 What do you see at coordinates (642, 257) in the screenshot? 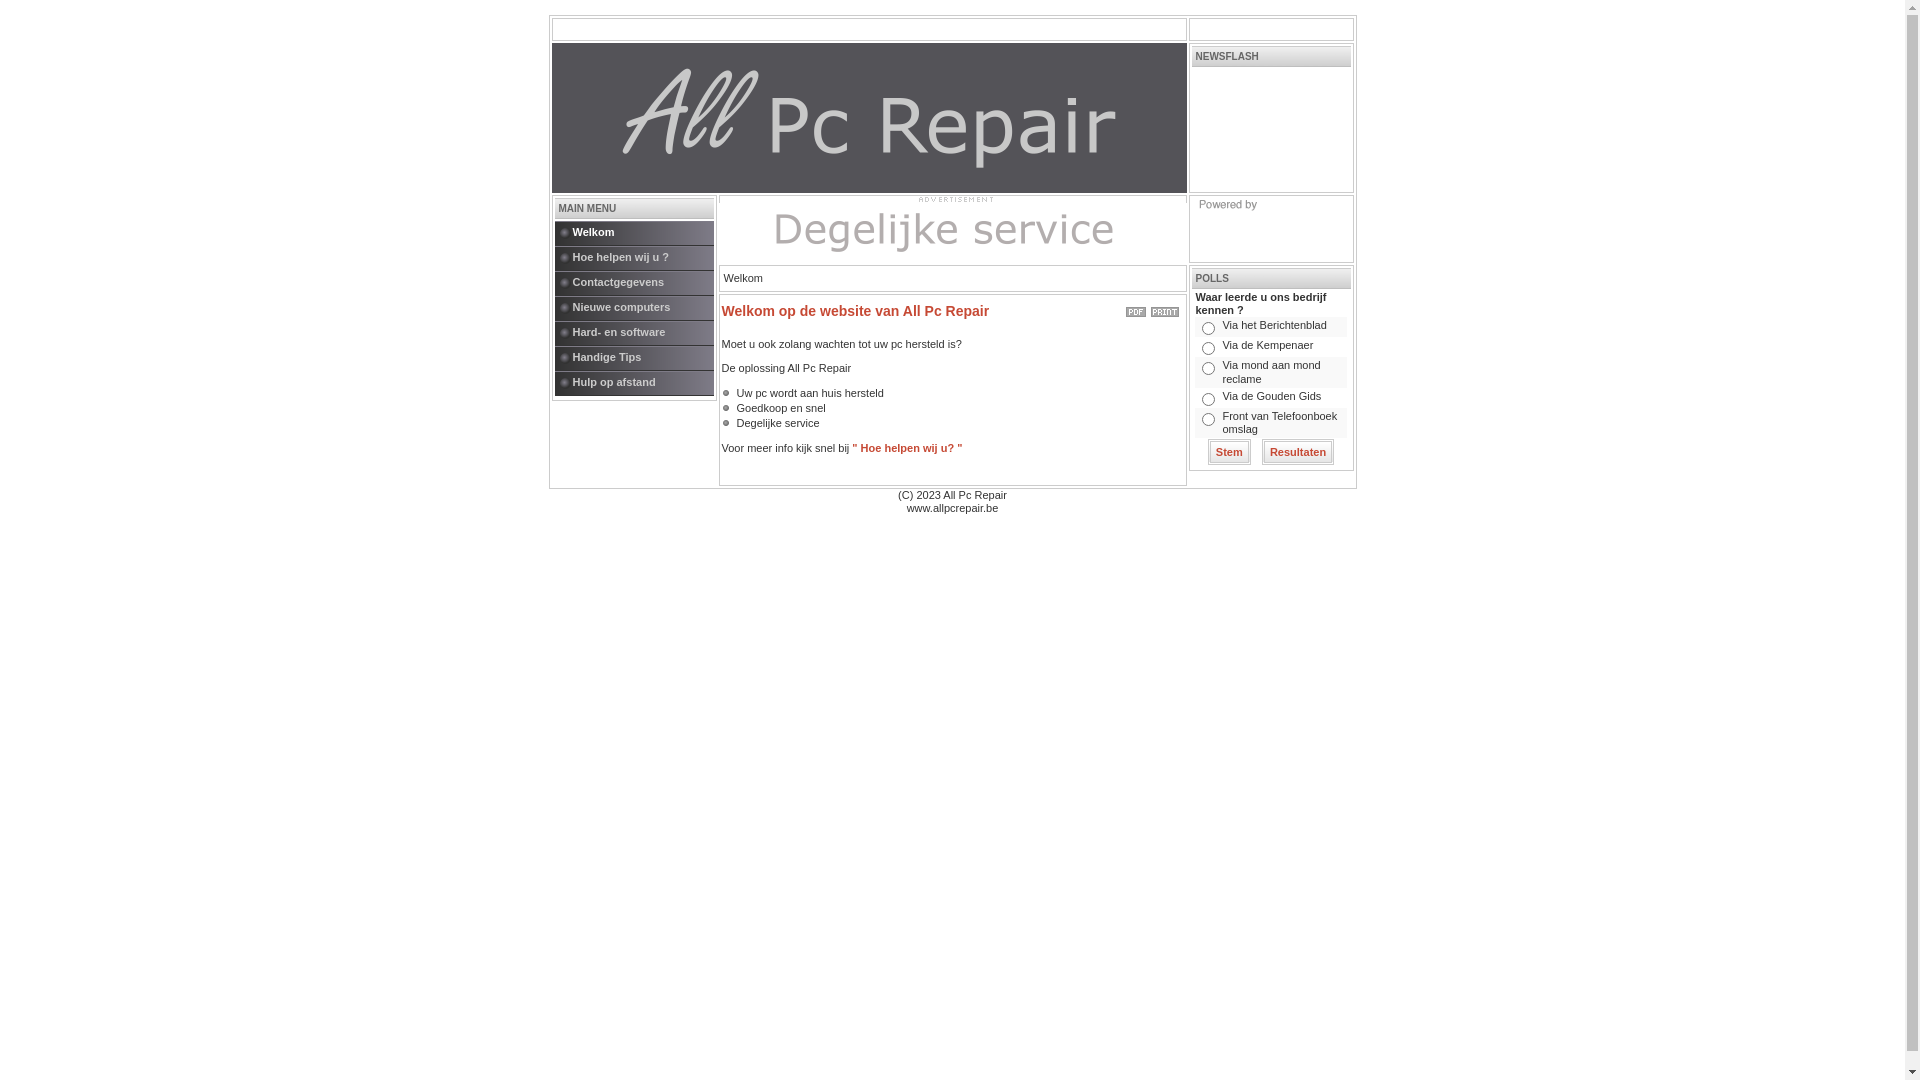
I see `'Hoe helpen wij u ?'` at bounding box center [642, 257].